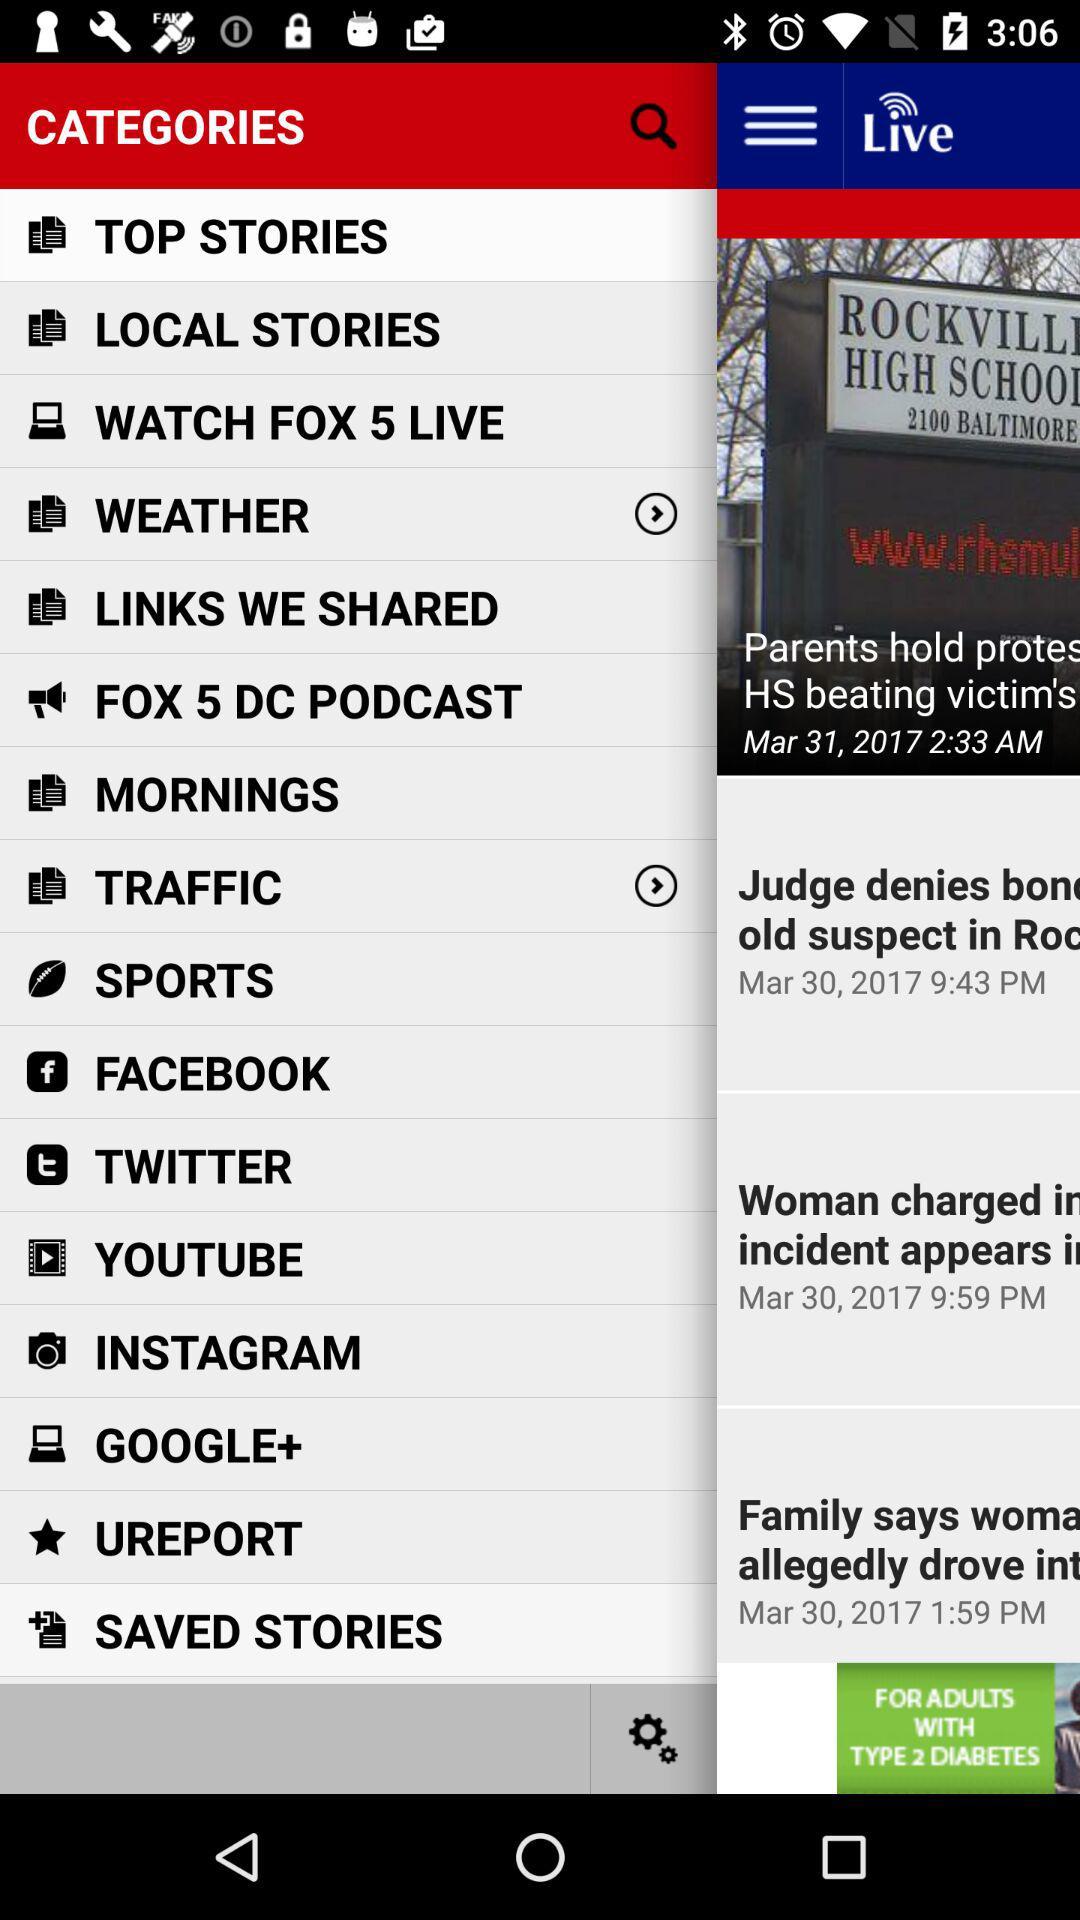  Describe the element at coordinates (957, 1727) in the screenshot. I see `advertisements` at that location.